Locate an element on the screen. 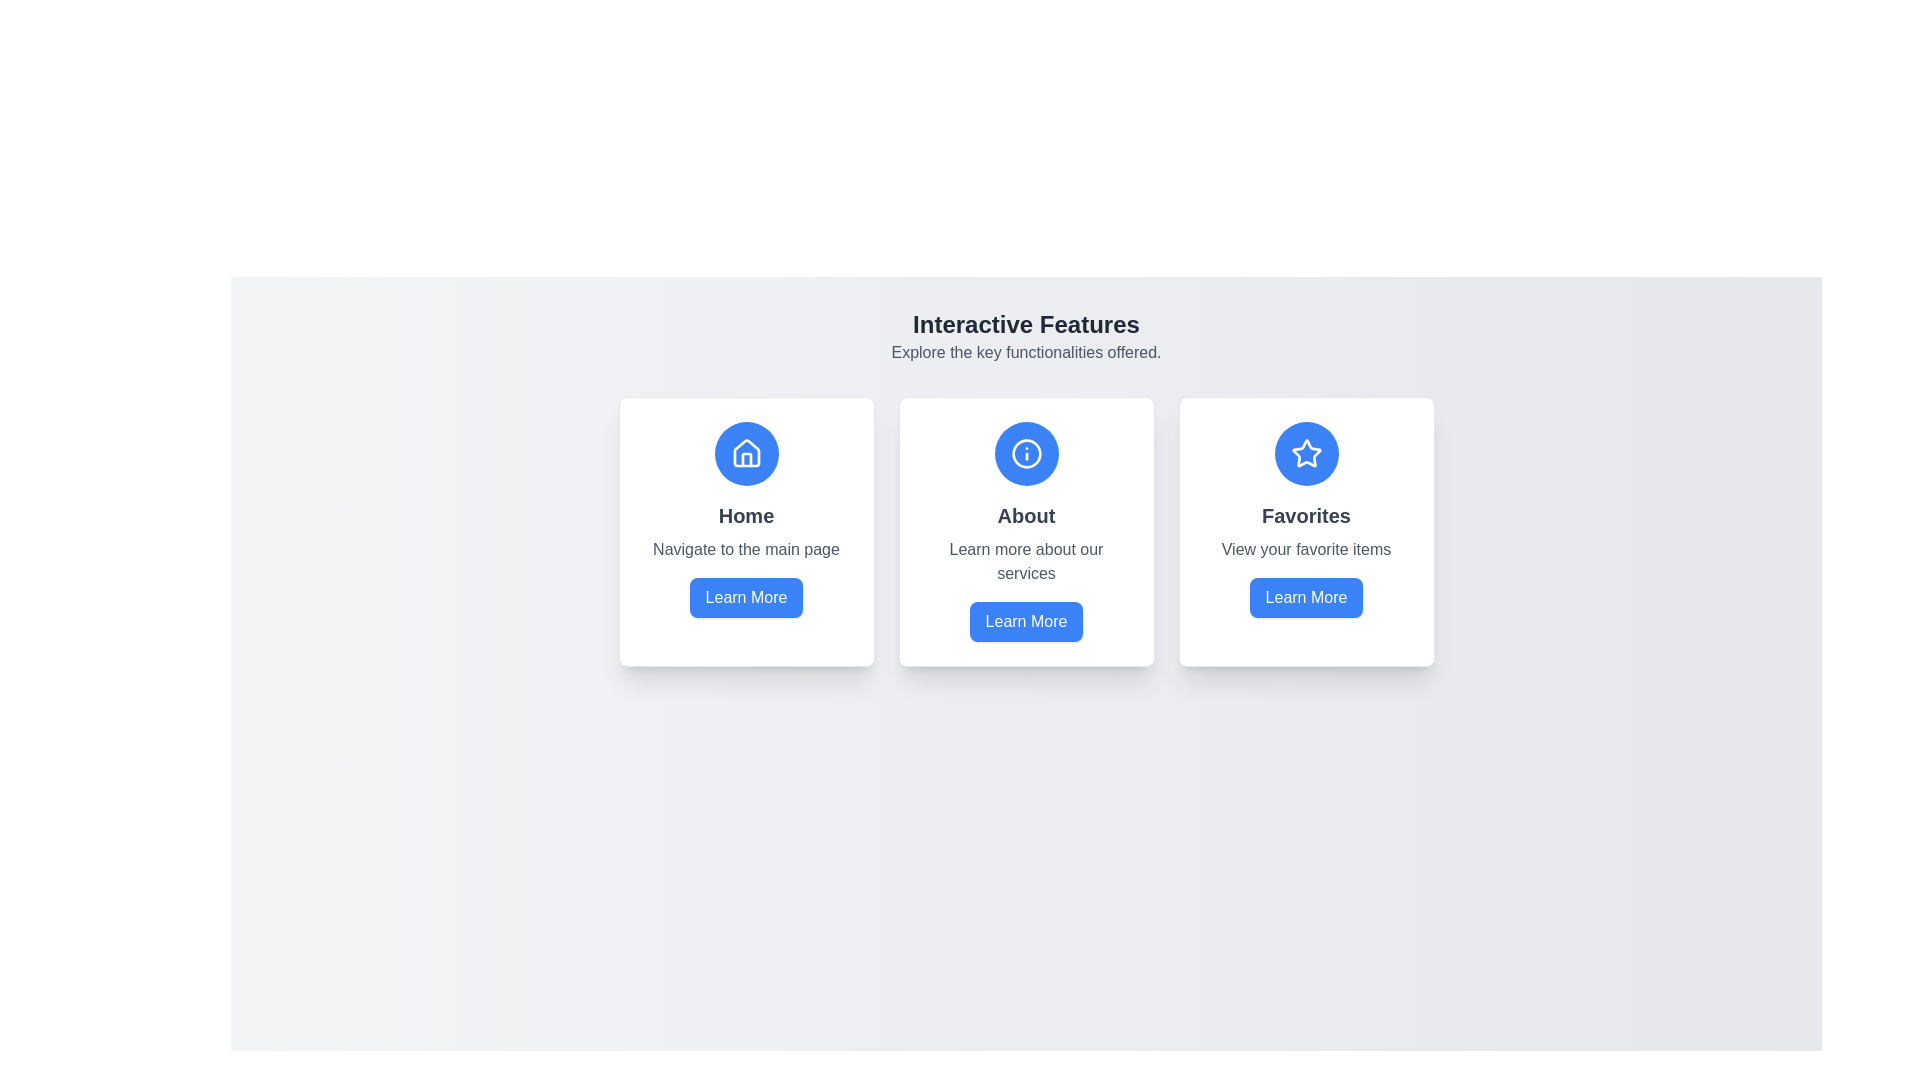  the text block titled 'Interactive Features' which contains the subtitle 'Explore the key functionalities offered.' is located at coordinates (1026, 335).